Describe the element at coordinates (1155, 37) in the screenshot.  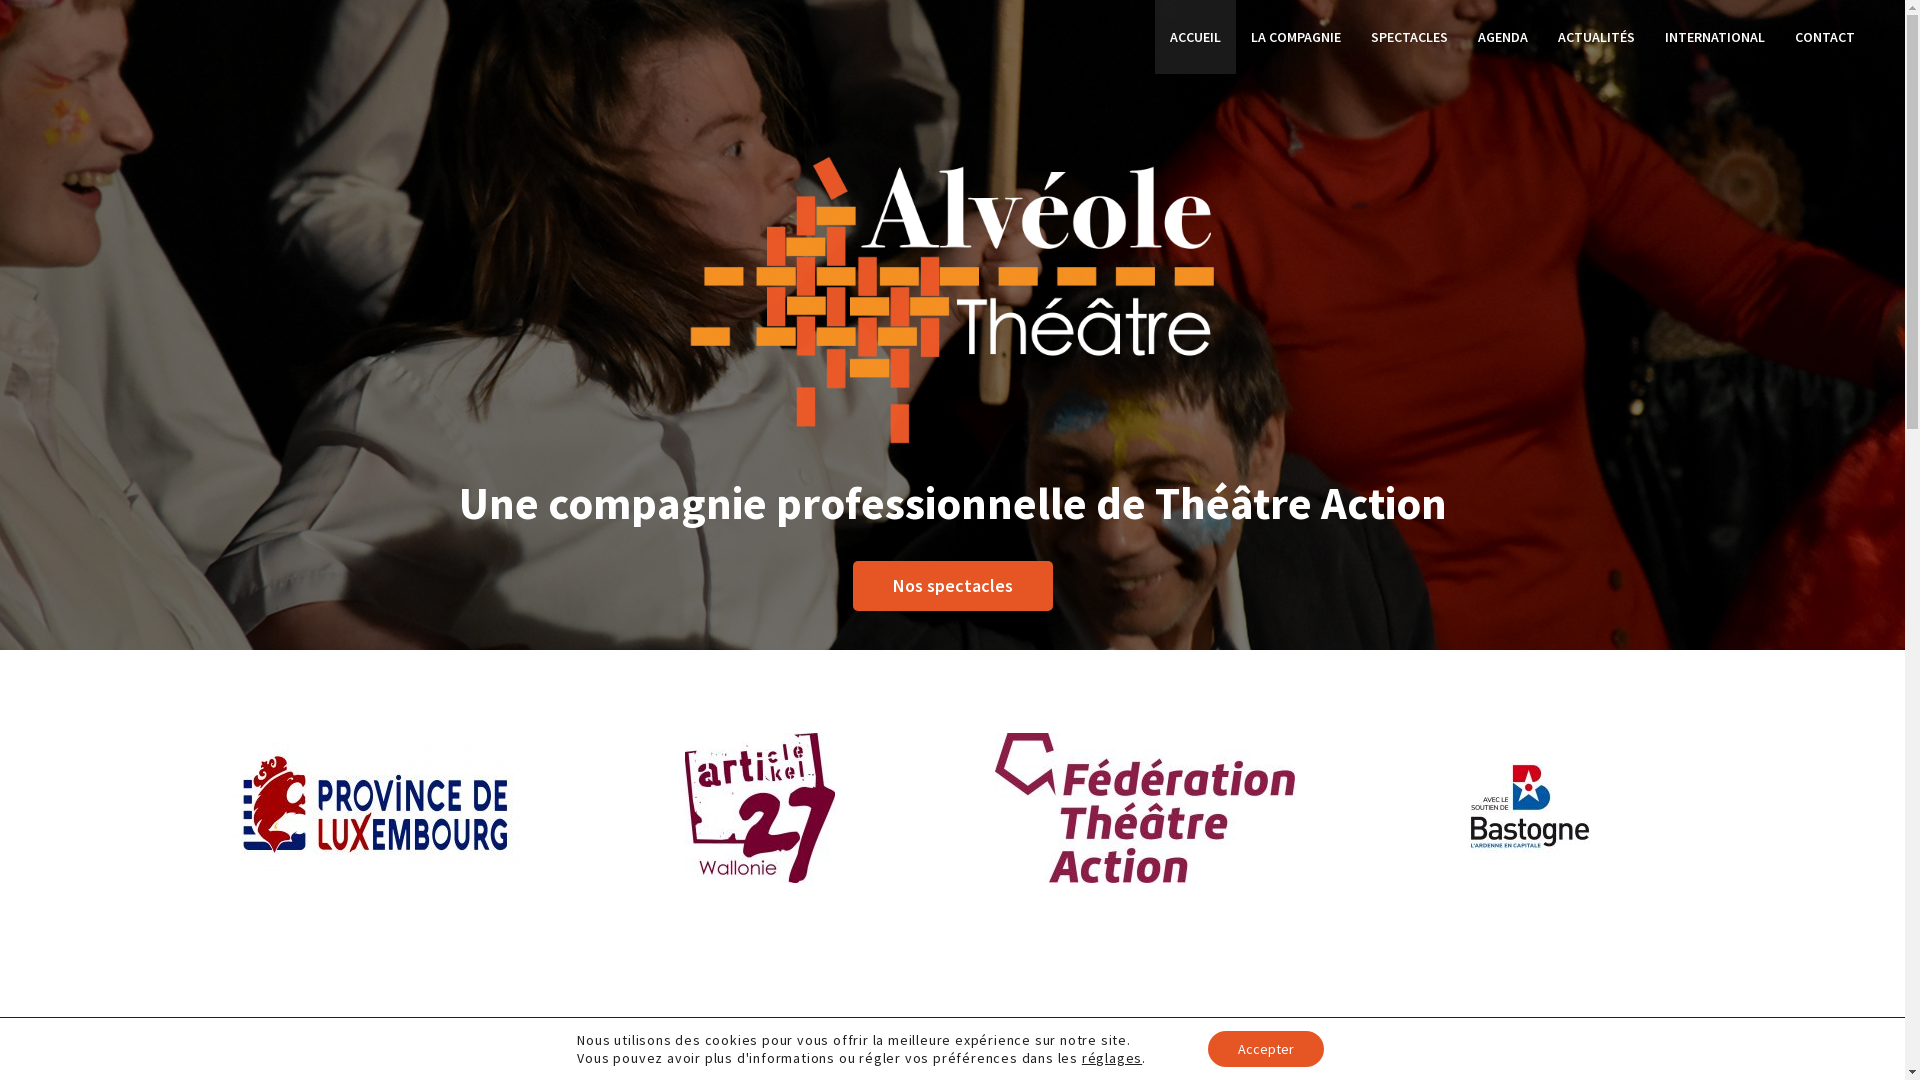
I see `'ACCUEIL'` at that location.